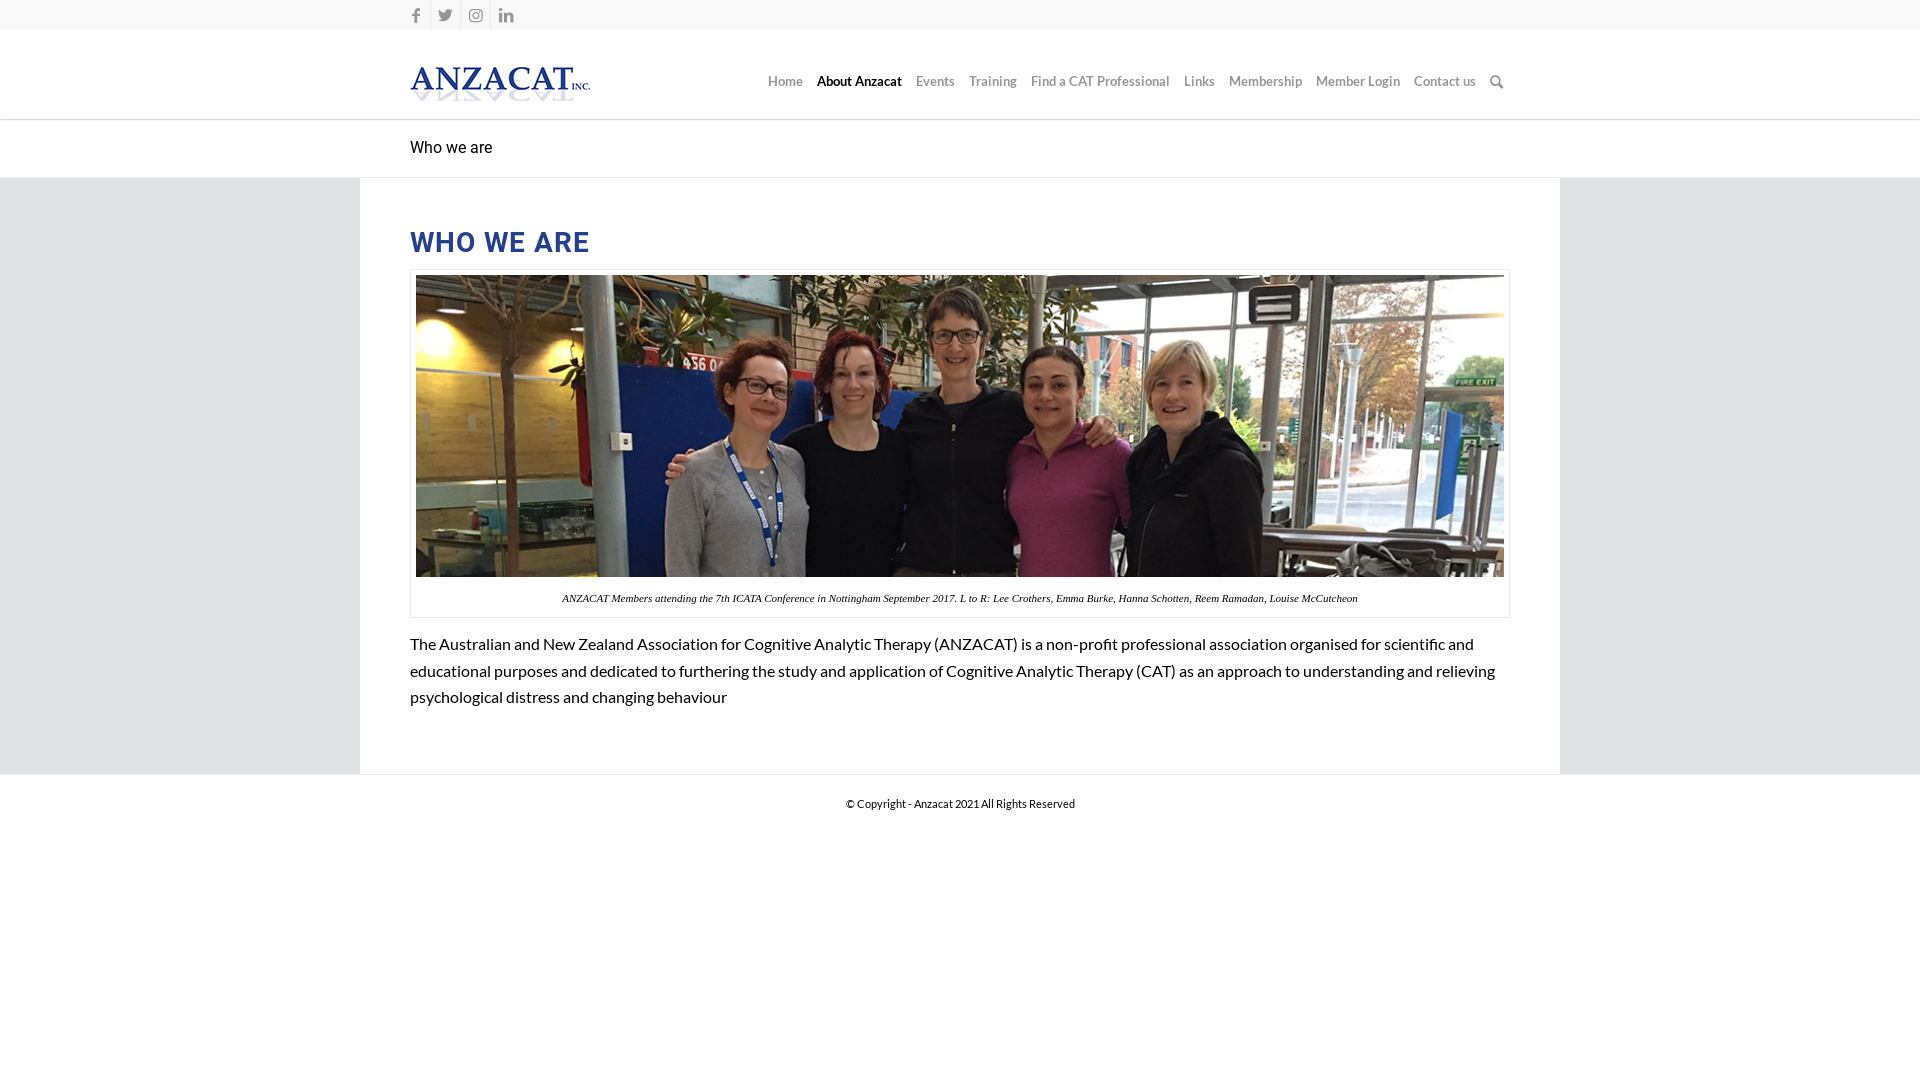  Describe the element at coordinates (505, 15) in the screenshot. I see `'LinkedIn'` at that location.